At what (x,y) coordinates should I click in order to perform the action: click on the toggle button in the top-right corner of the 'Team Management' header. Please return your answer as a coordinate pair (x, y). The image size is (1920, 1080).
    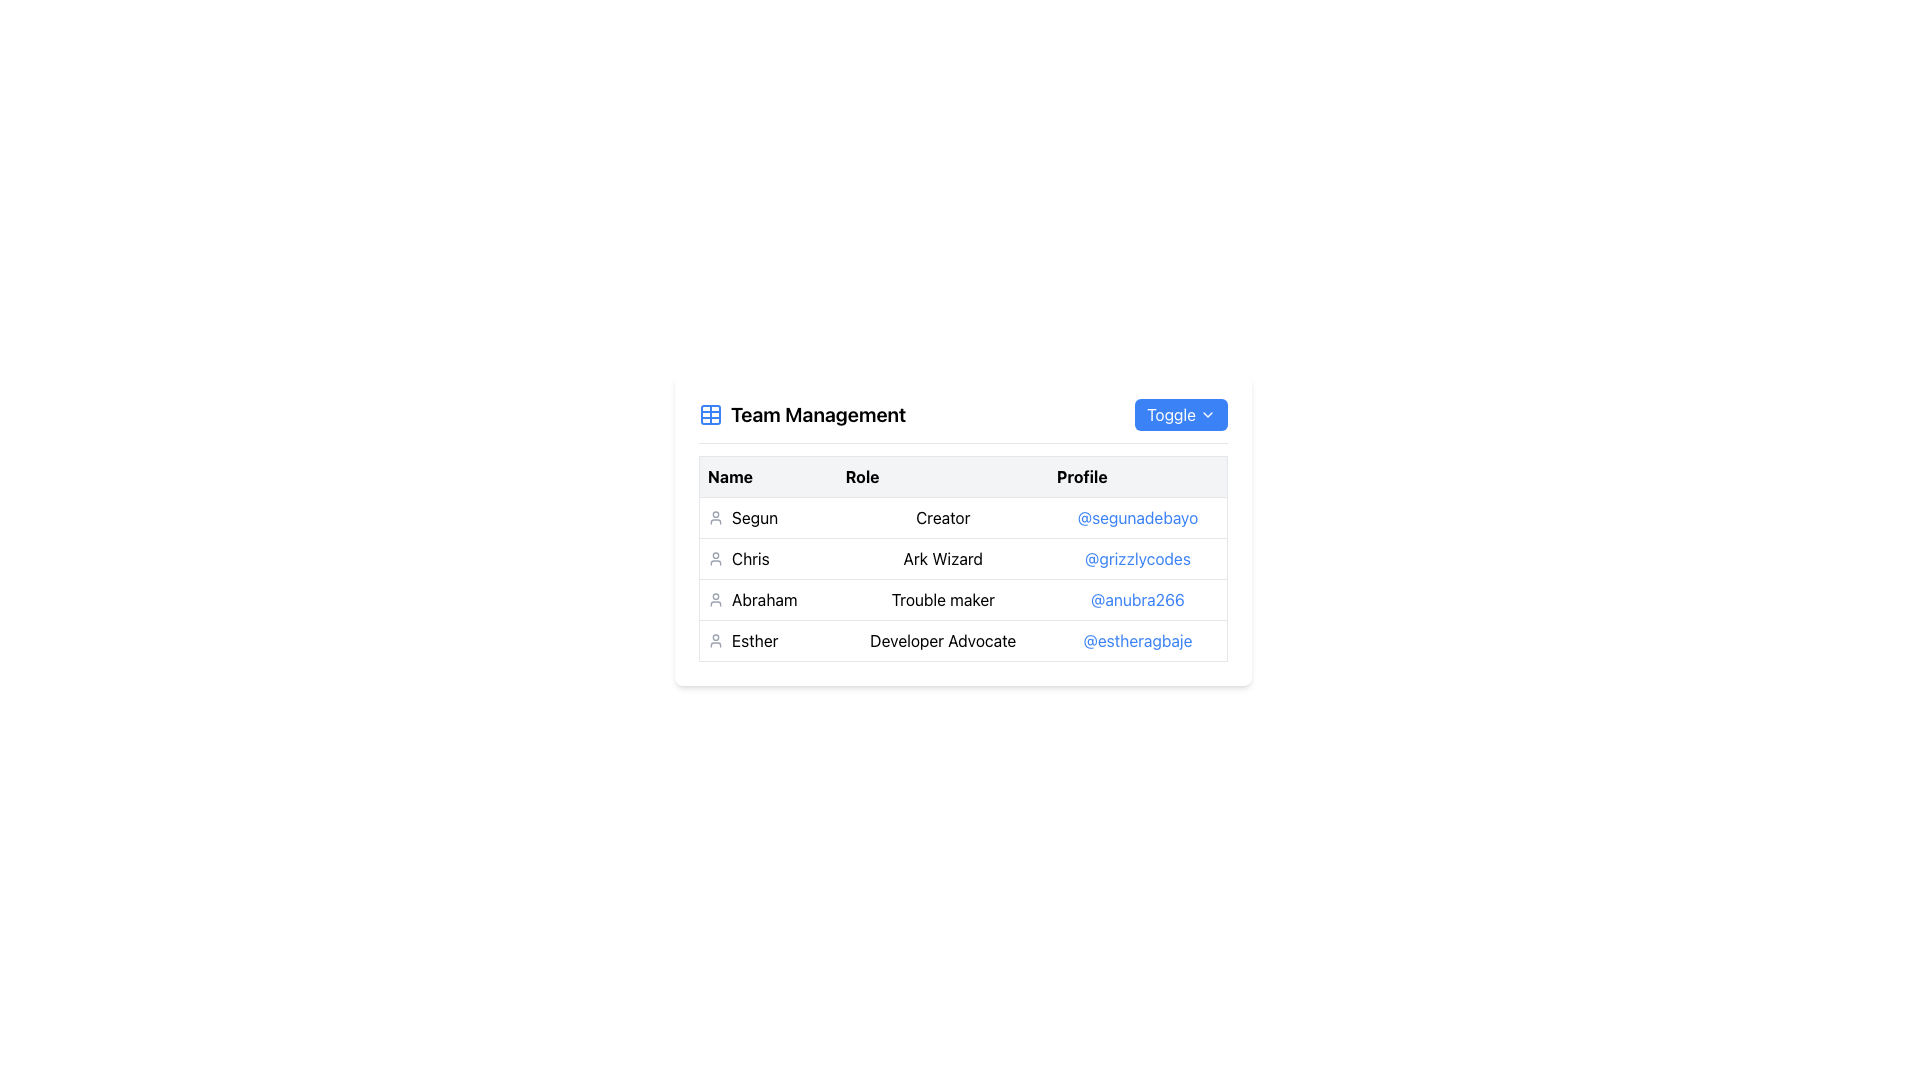
    Looking at the image, I should click on (1181, 414).